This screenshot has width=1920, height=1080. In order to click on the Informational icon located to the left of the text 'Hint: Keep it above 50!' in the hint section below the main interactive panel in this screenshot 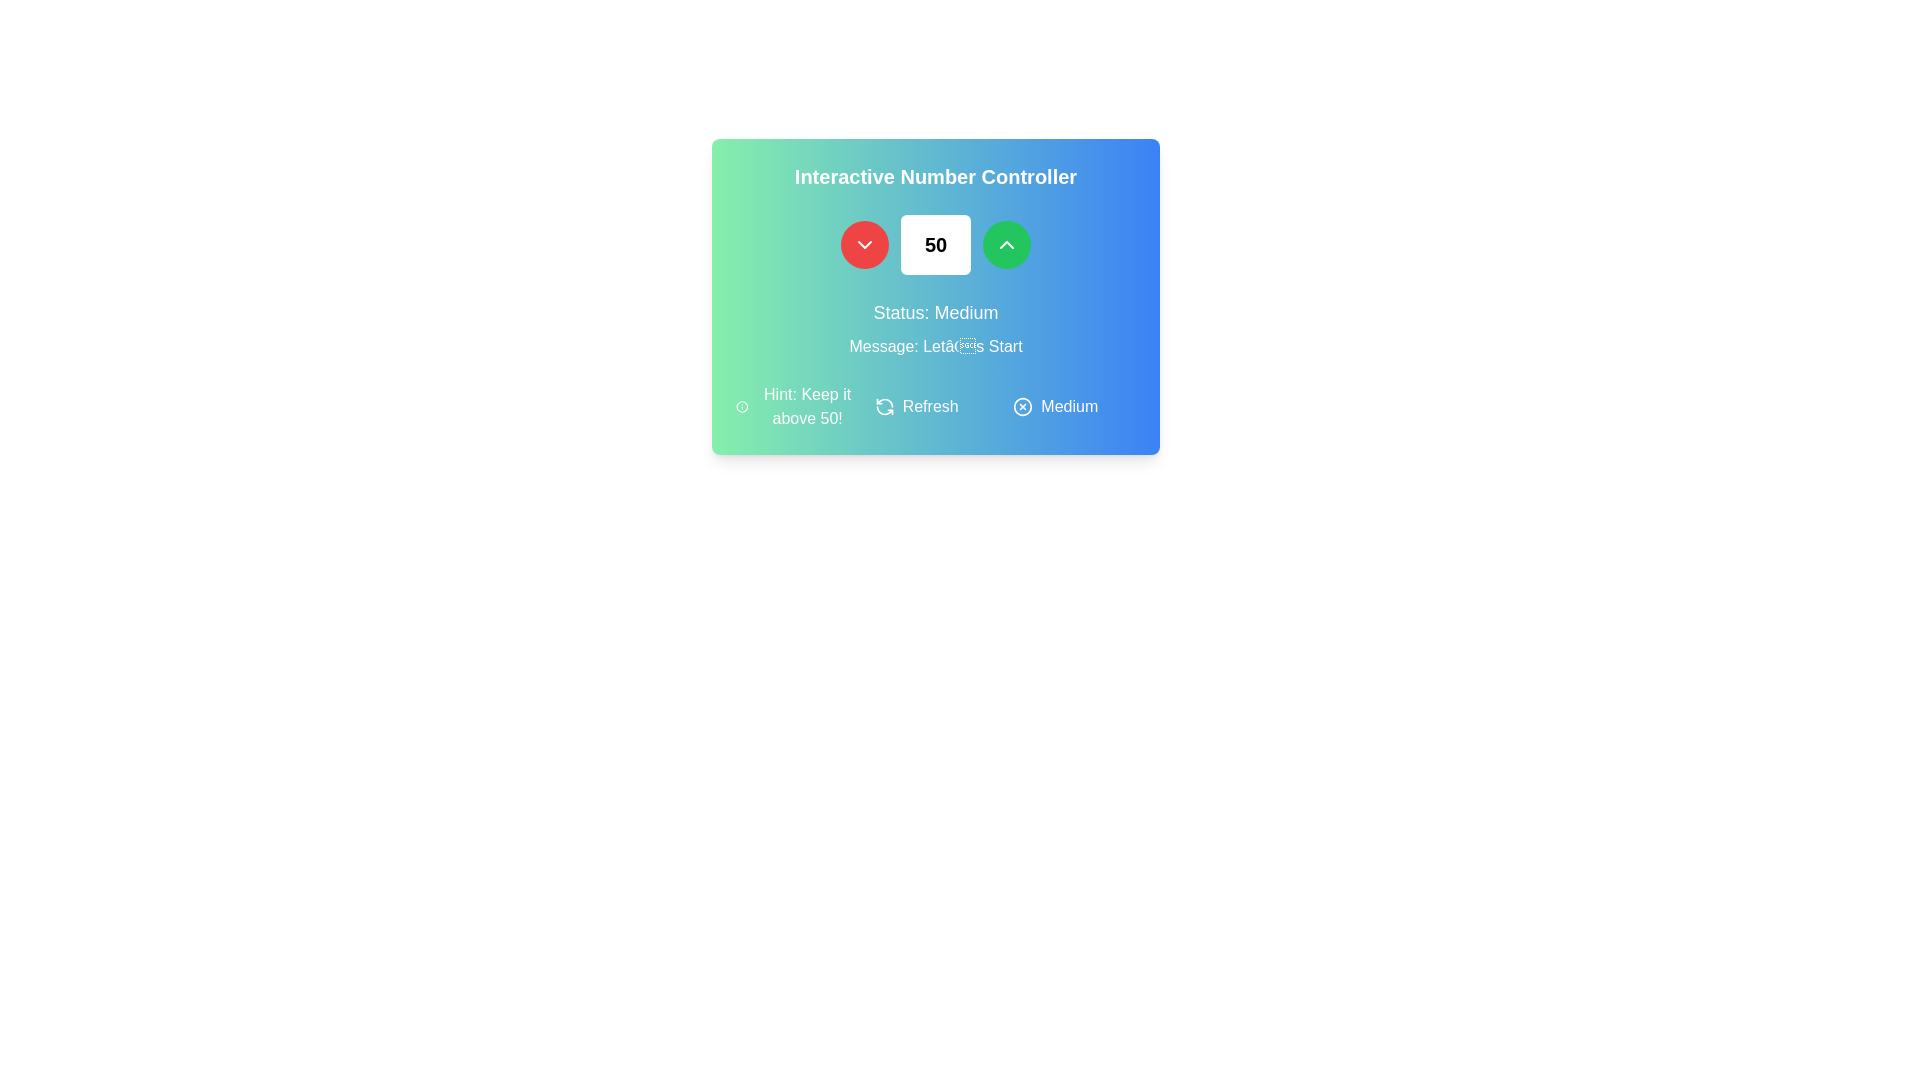, I will do `click(741, 406)`.